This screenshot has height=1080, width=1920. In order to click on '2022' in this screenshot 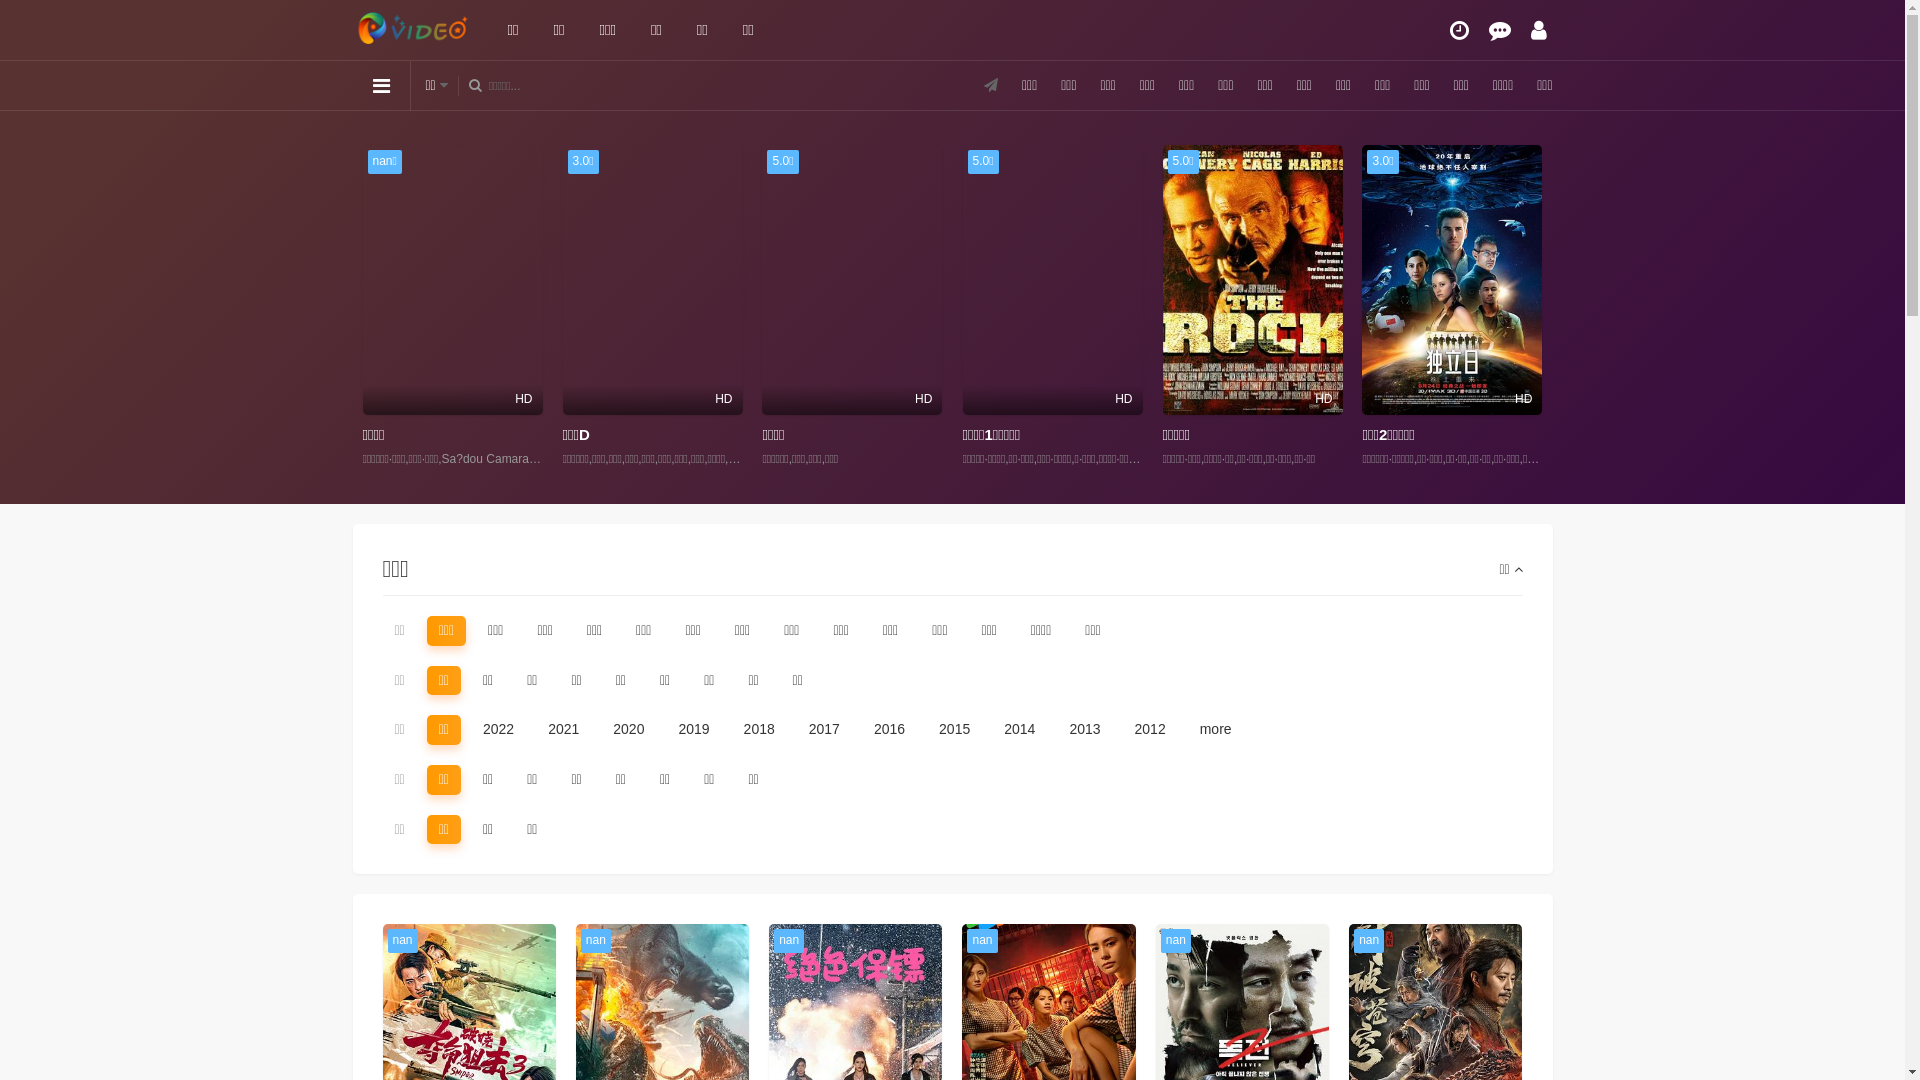, I will do `click(469, 729)`.